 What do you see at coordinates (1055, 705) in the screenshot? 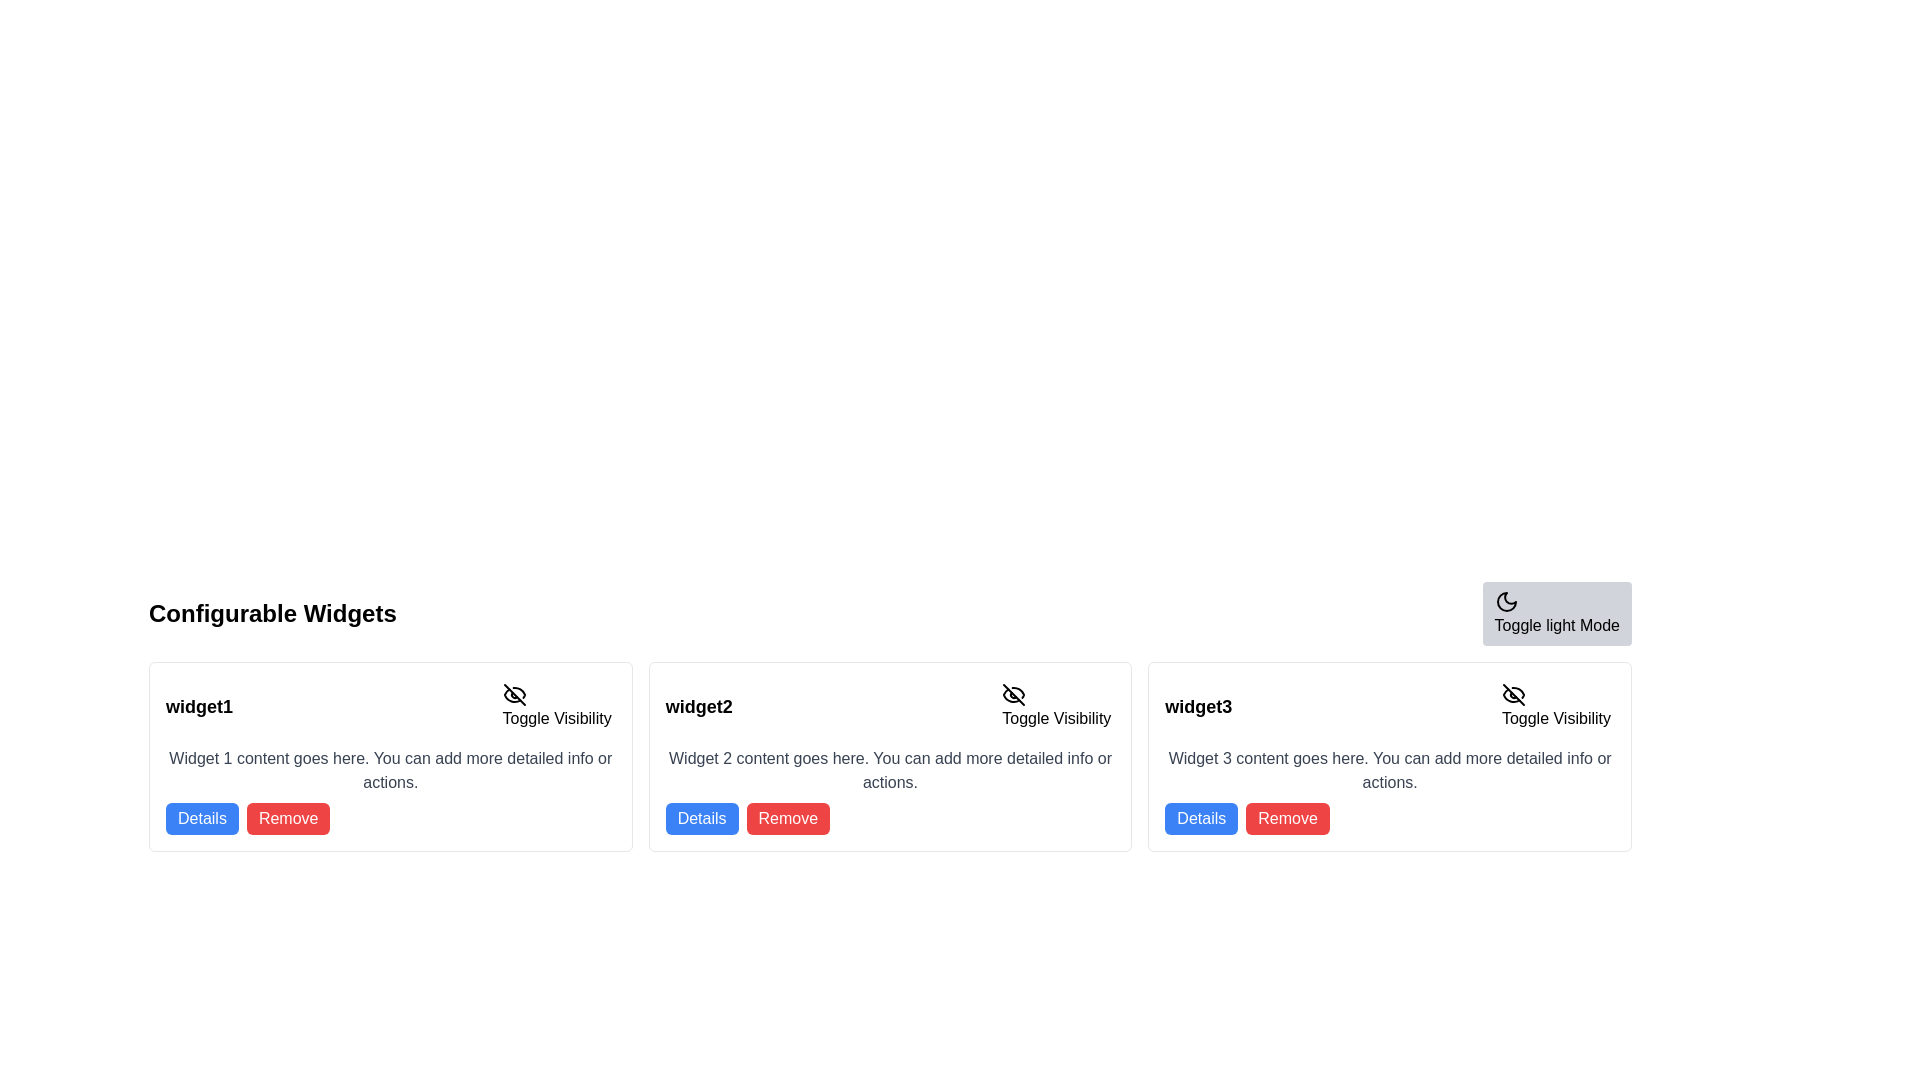
I see `the 'Toggle Visibility' button located in the top-right section of the 'widget2' area` at bounding box center [1055, 705].